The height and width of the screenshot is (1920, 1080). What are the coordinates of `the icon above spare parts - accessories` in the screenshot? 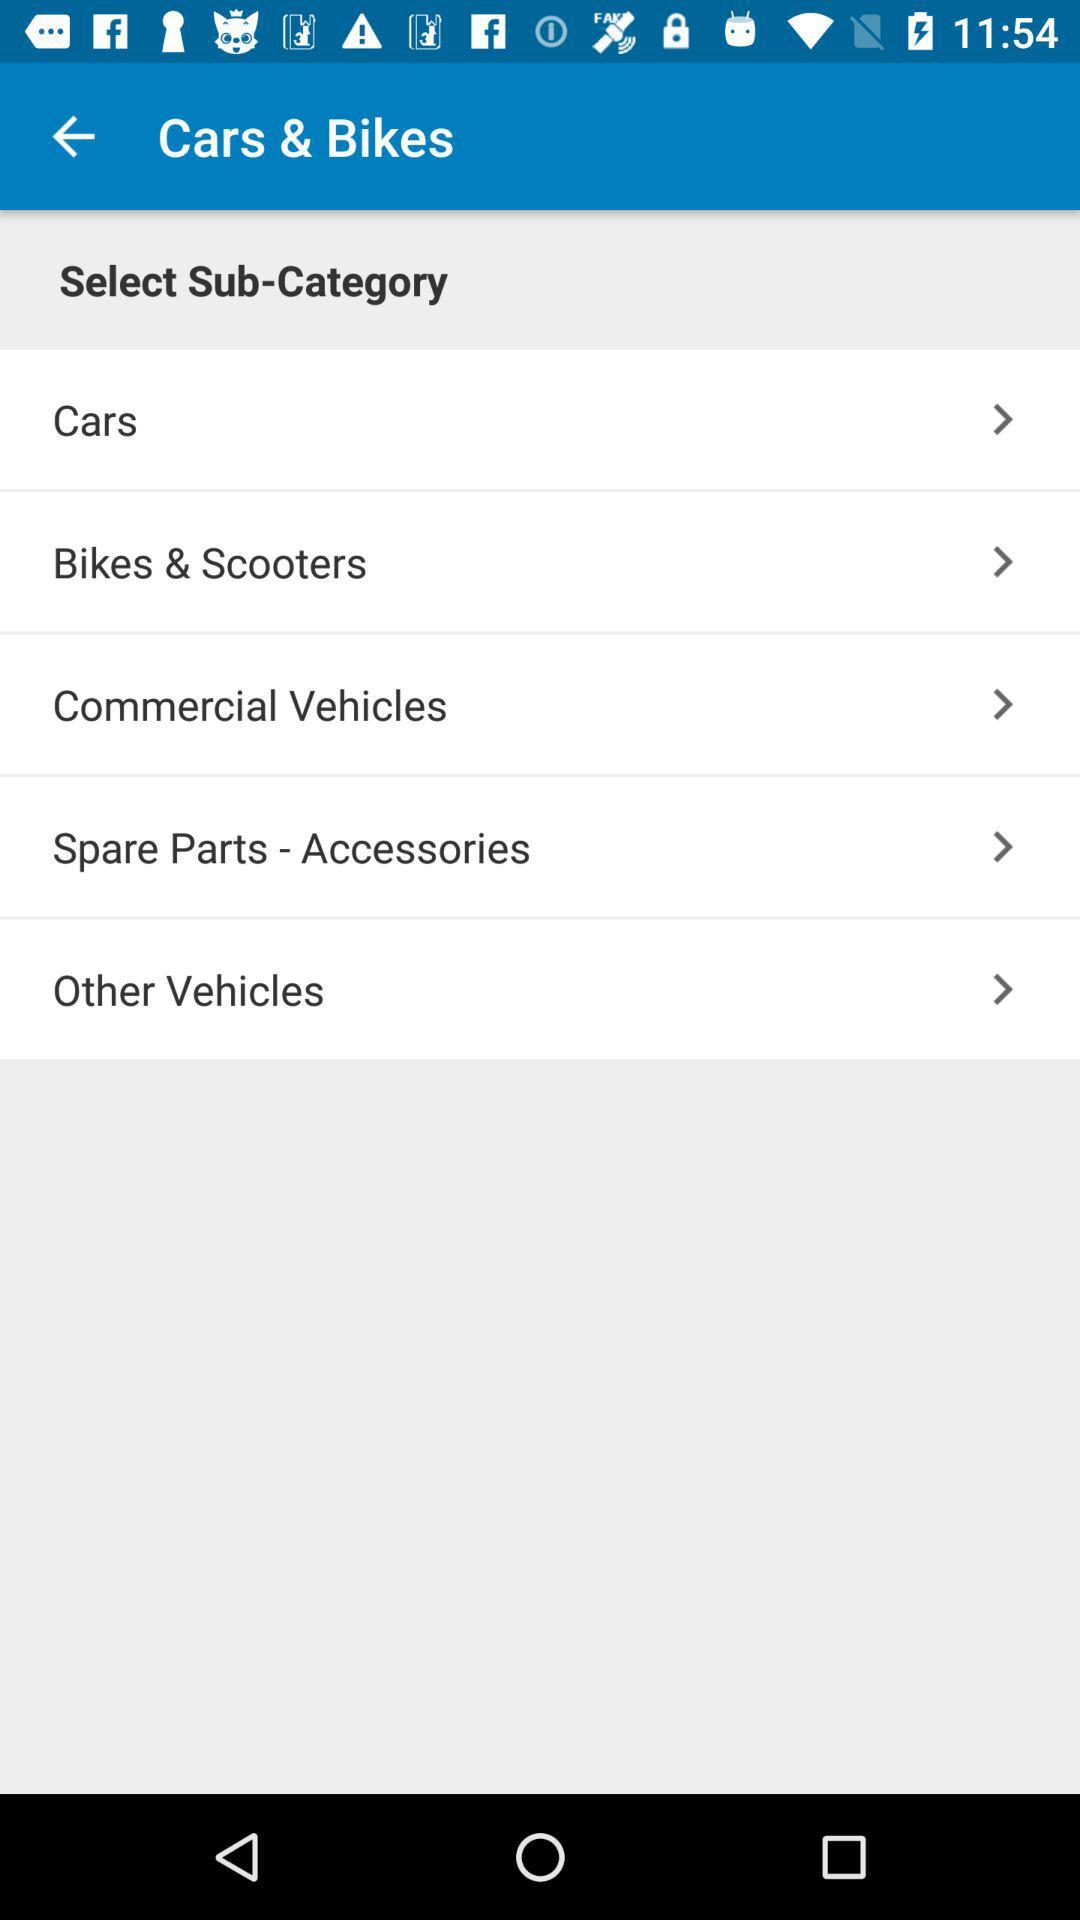 It's located at (566, 704).